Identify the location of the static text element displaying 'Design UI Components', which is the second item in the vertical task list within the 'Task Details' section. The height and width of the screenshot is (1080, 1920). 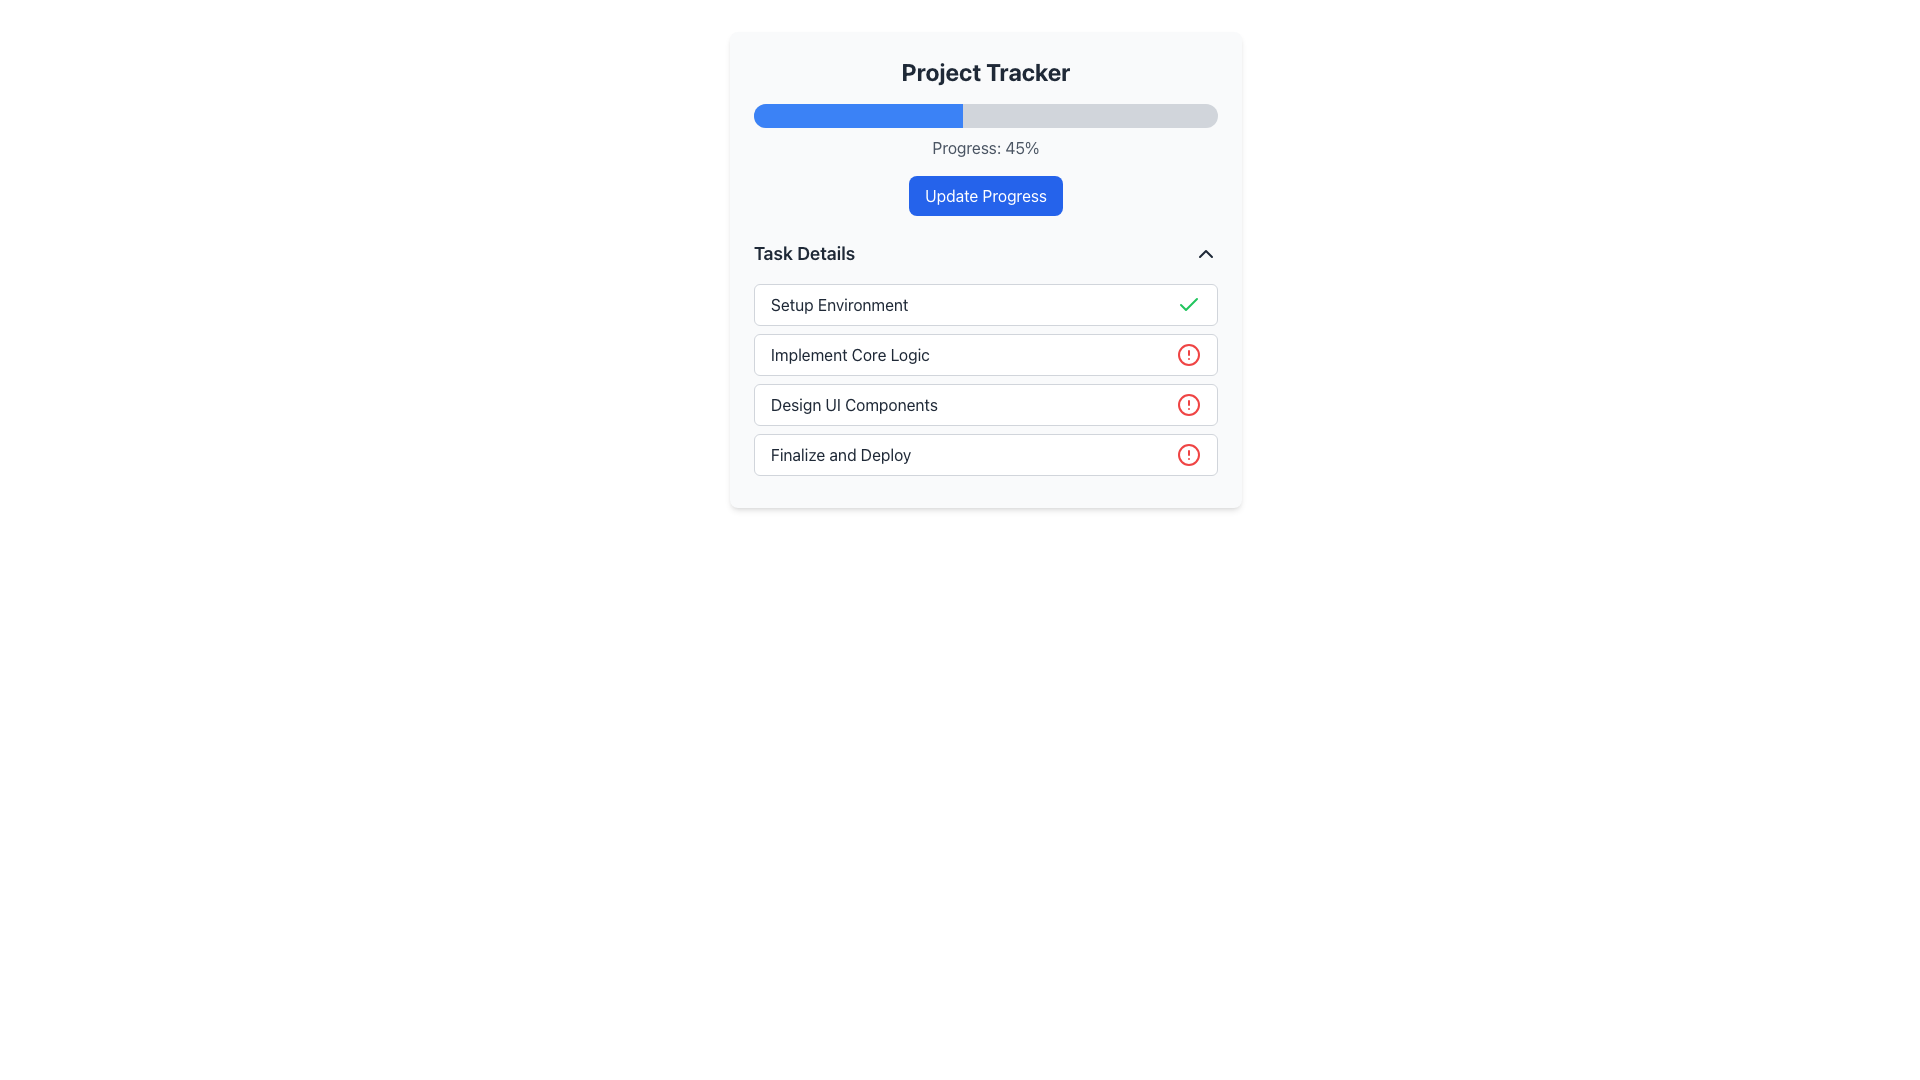
(854, 405).